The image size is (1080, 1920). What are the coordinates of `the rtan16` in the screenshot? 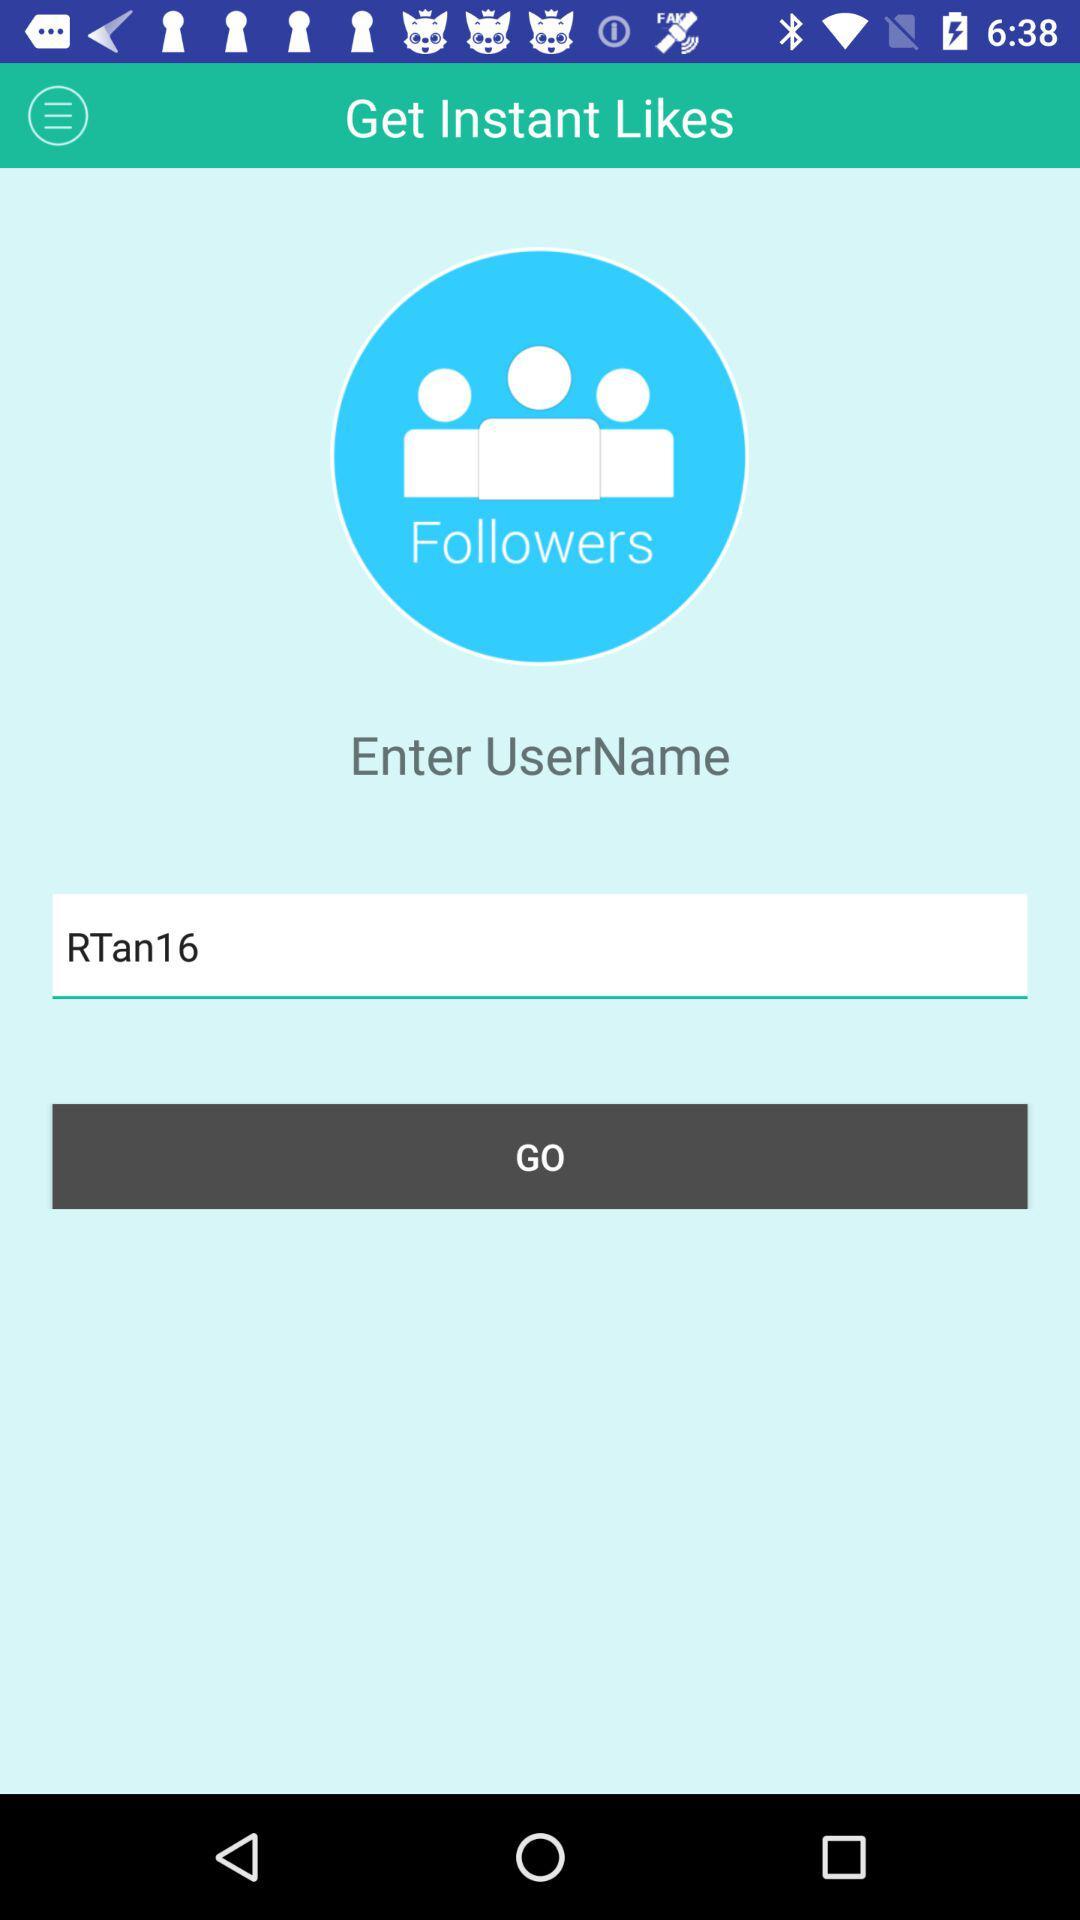 It's located at (540, 945).